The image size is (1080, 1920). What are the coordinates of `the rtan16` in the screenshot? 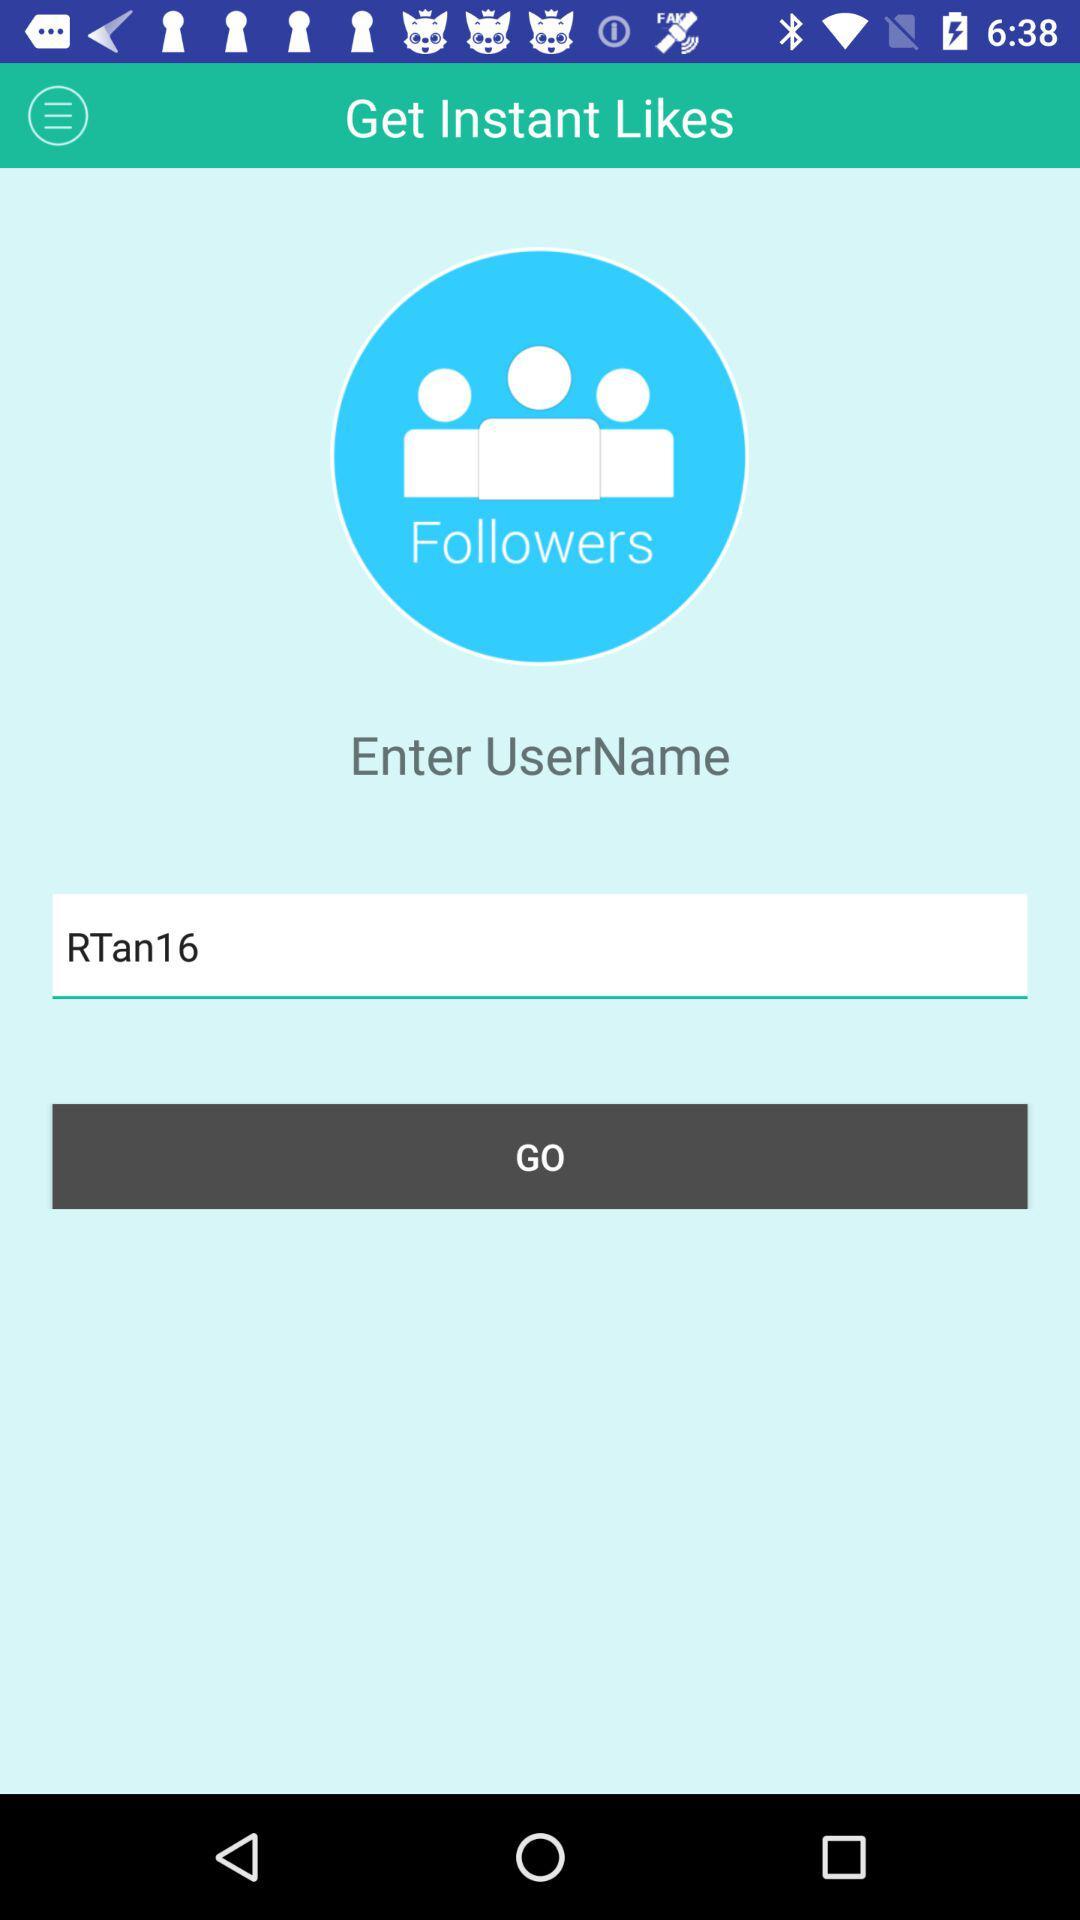 It's located at (540, 945).